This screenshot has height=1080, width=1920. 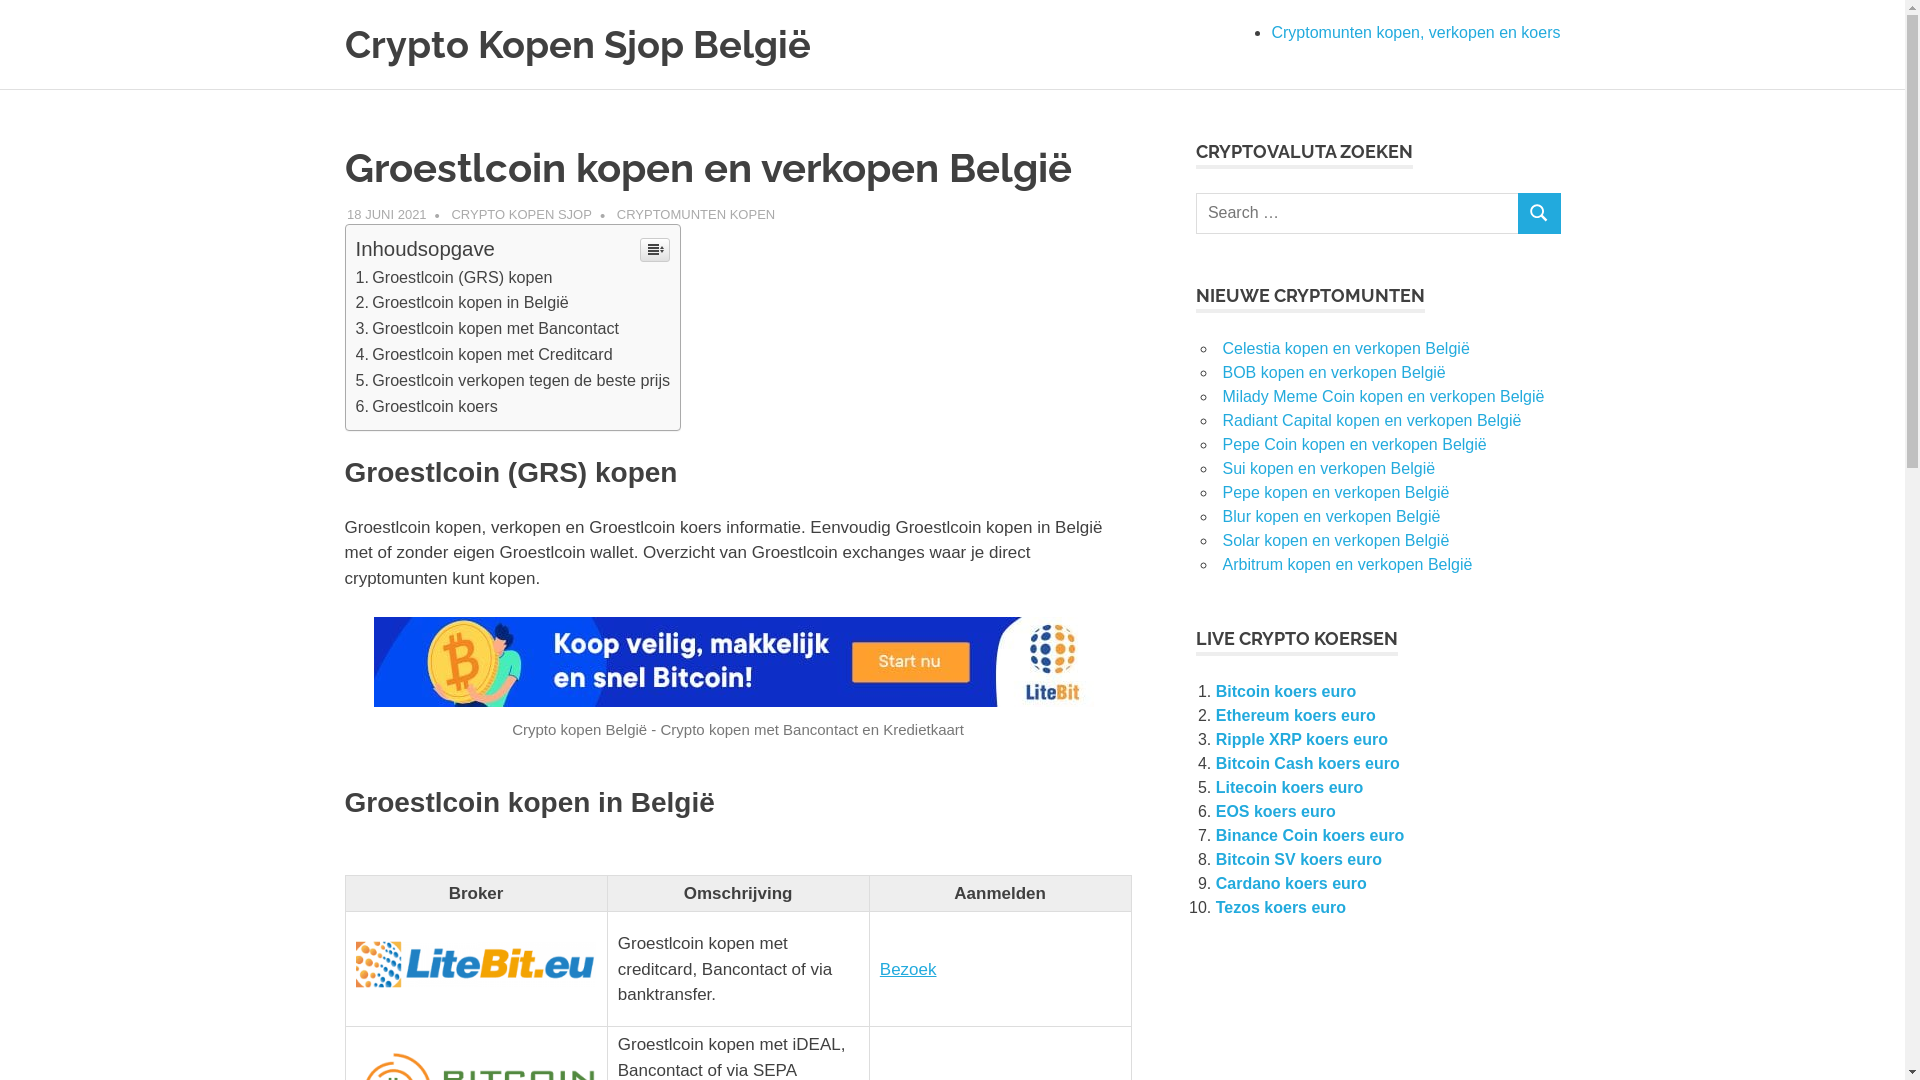 I want to click on 'Search for:', so click(x=1357, y=213).